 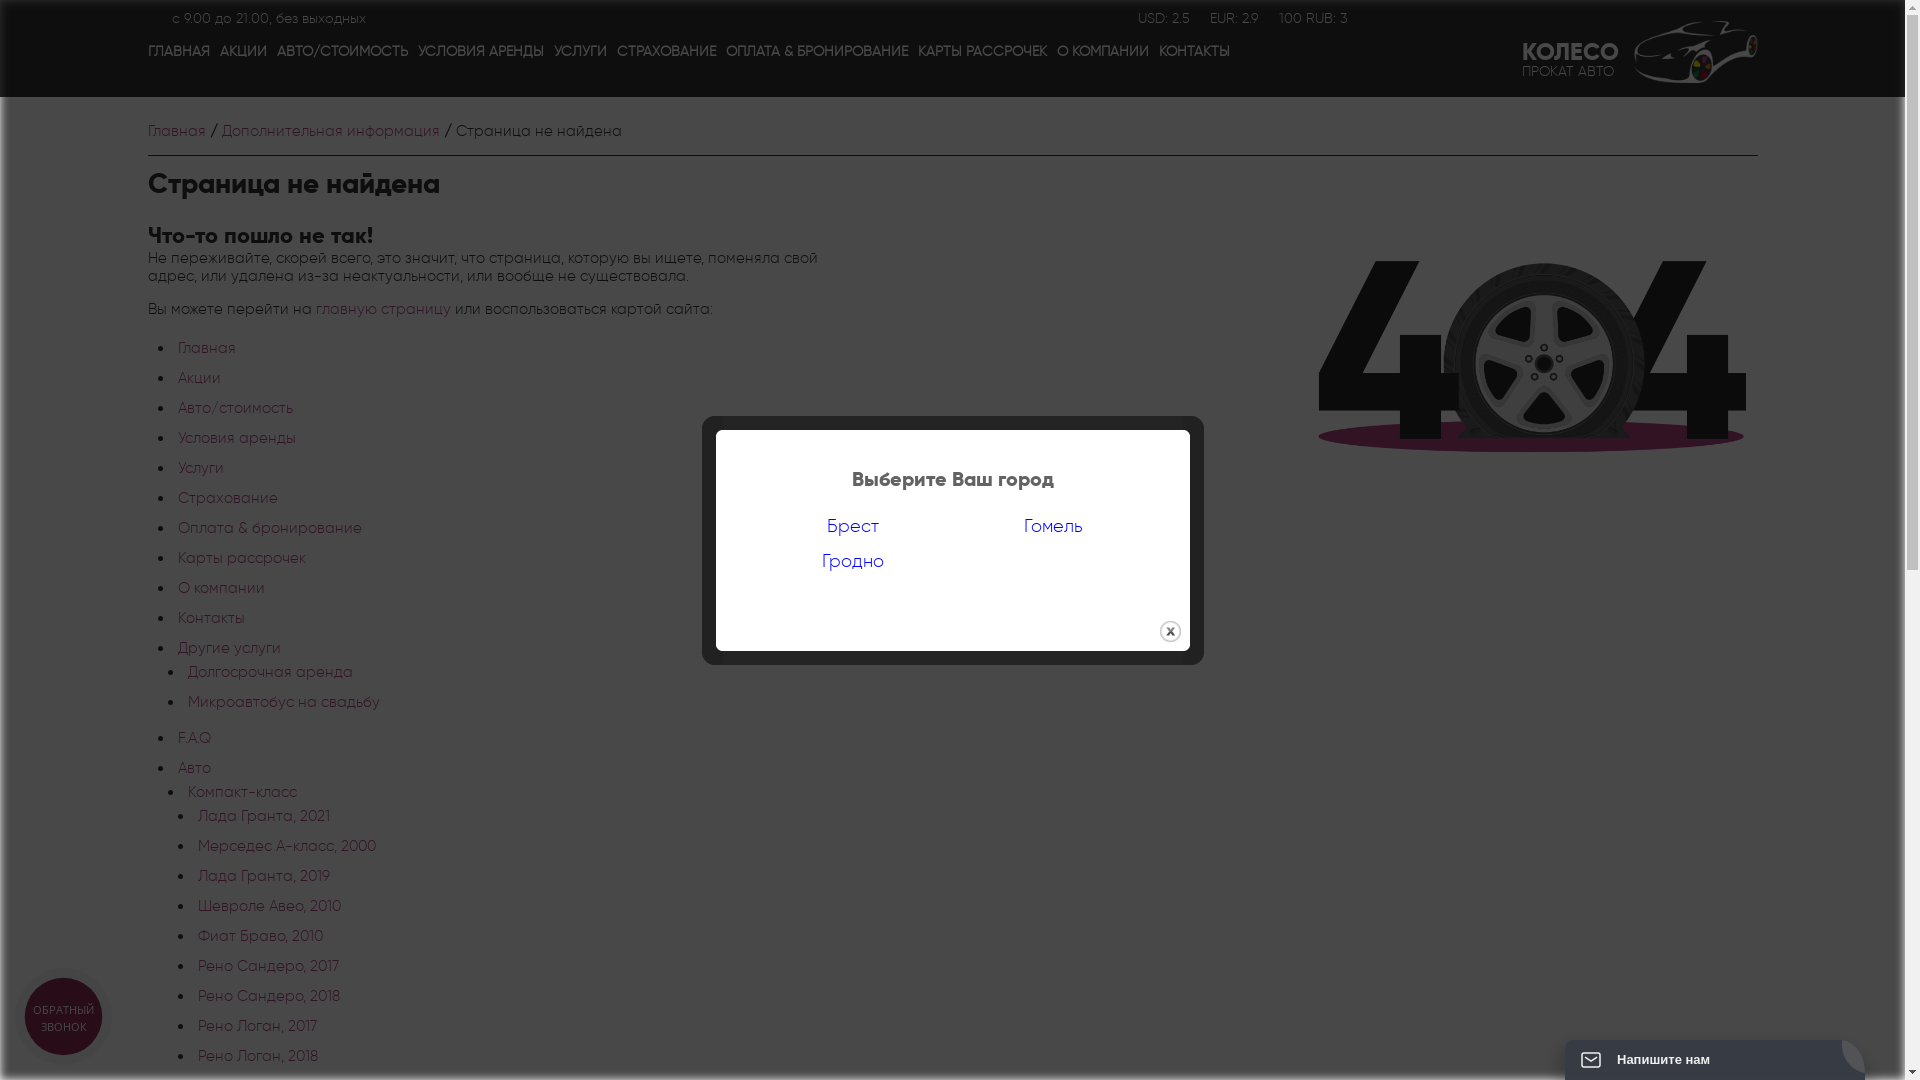 I want to click on 'F.A.Q', so click(x=177, y=737).